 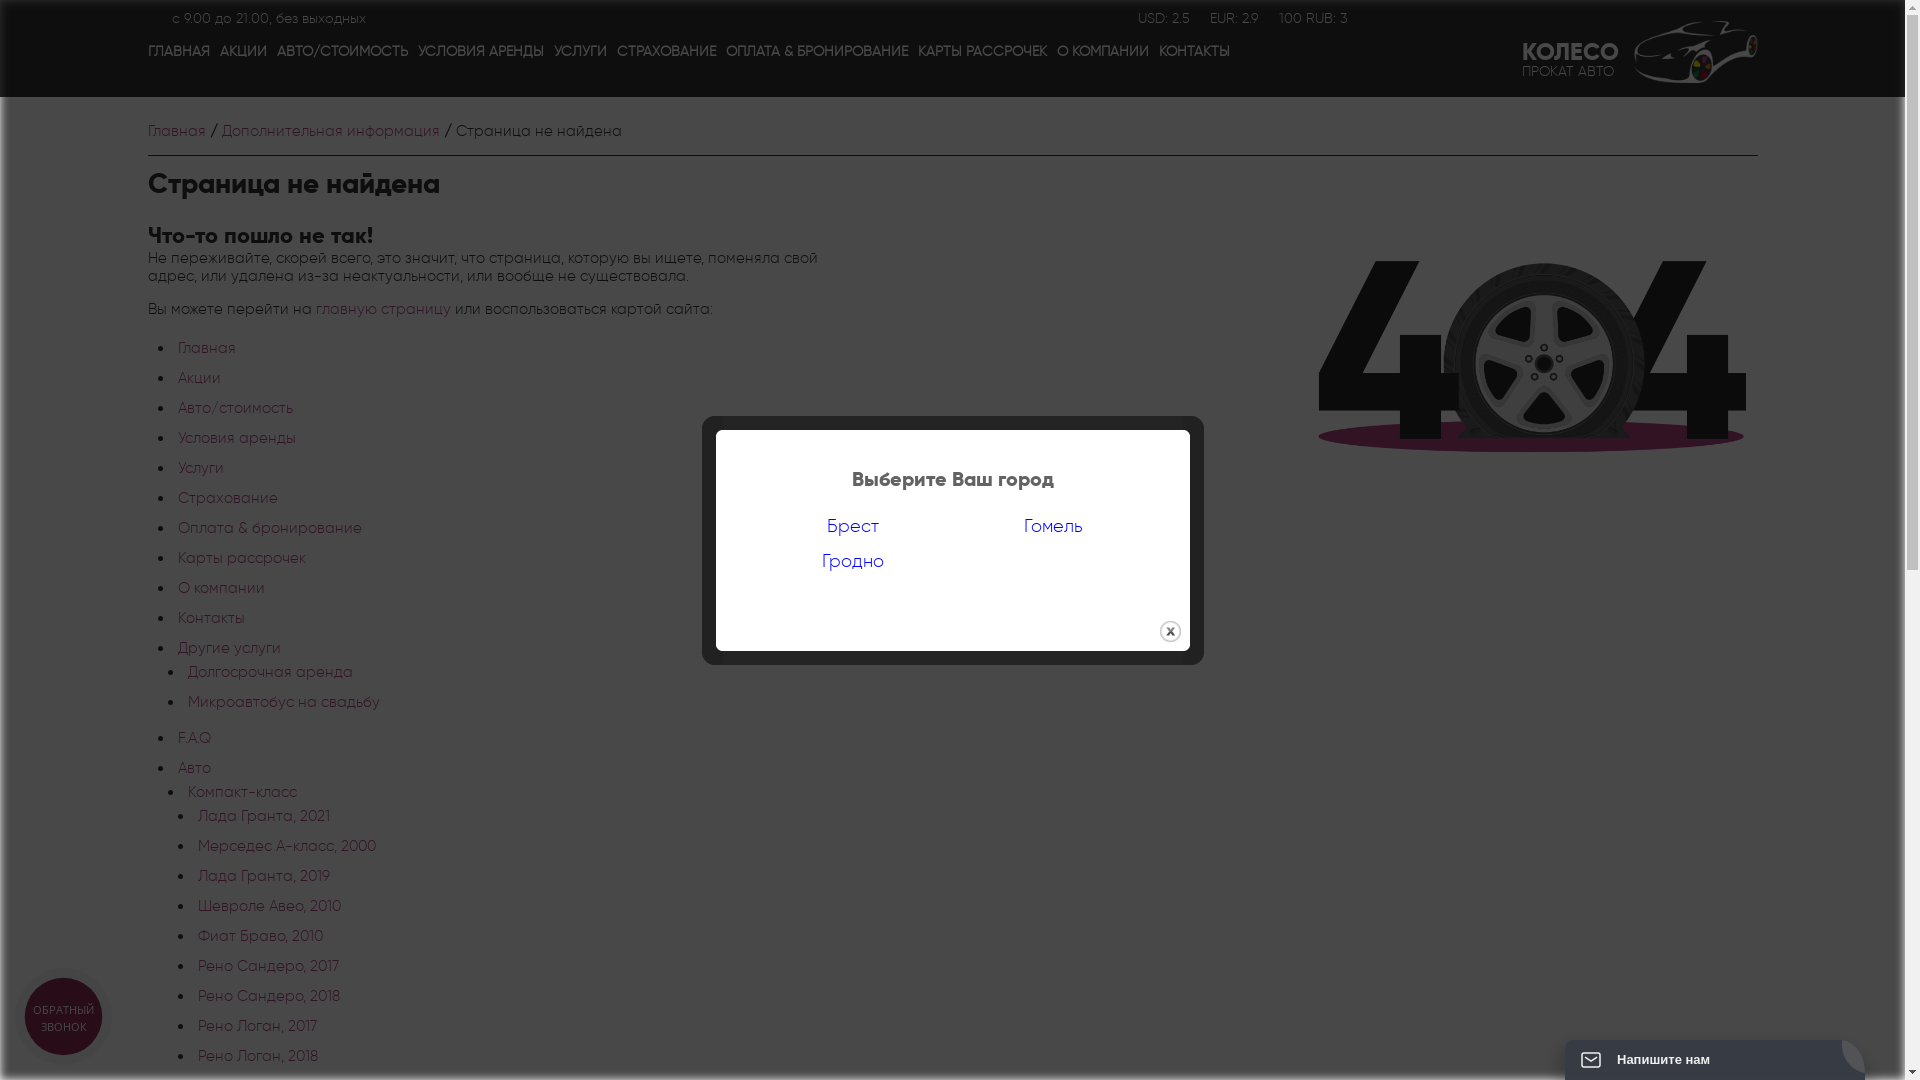 I want to click on 'F.A.Q', so click(x=177, y=737).